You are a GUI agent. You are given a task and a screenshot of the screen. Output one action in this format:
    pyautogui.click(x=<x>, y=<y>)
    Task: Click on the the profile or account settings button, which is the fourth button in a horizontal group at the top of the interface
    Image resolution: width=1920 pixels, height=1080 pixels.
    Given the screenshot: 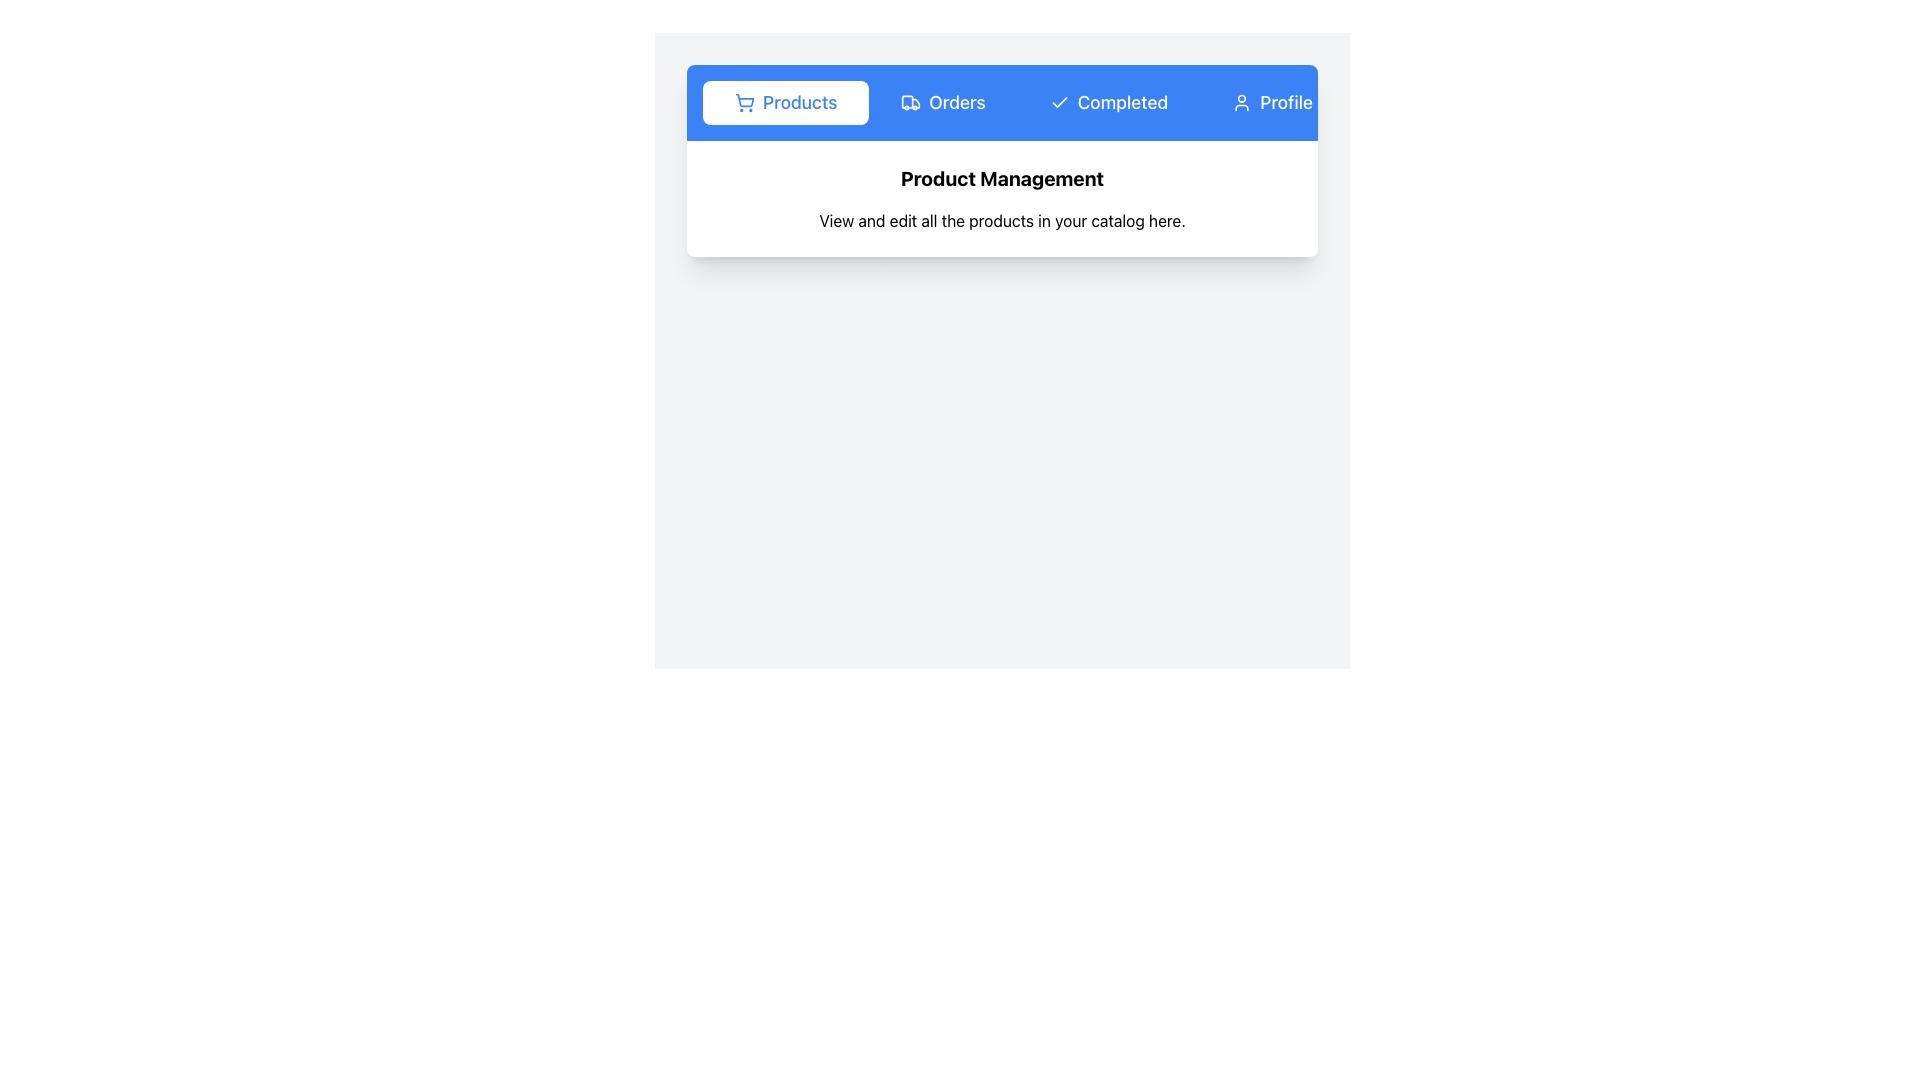 What is the action you would take?
    pyautogui.click(x=1271, y=103)
    